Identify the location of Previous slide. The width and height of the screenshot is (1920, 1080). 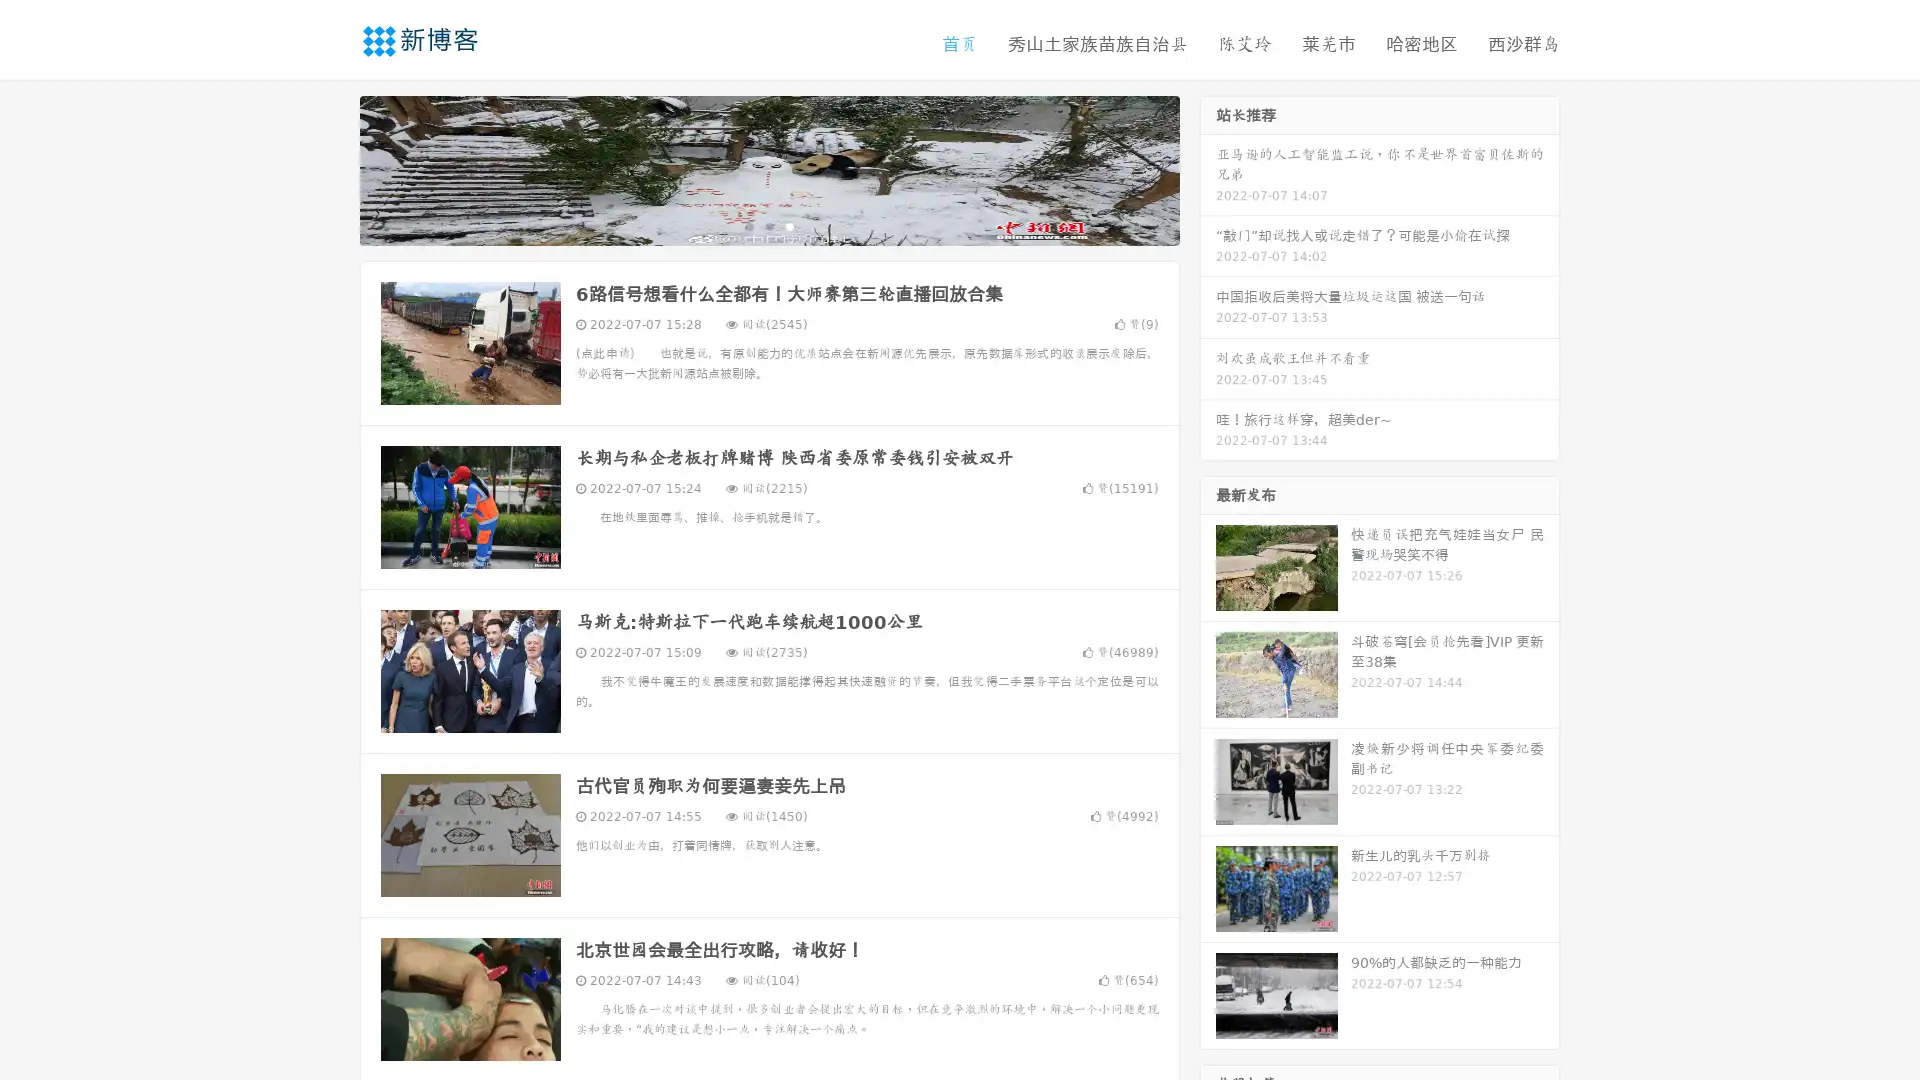
(330, 168).